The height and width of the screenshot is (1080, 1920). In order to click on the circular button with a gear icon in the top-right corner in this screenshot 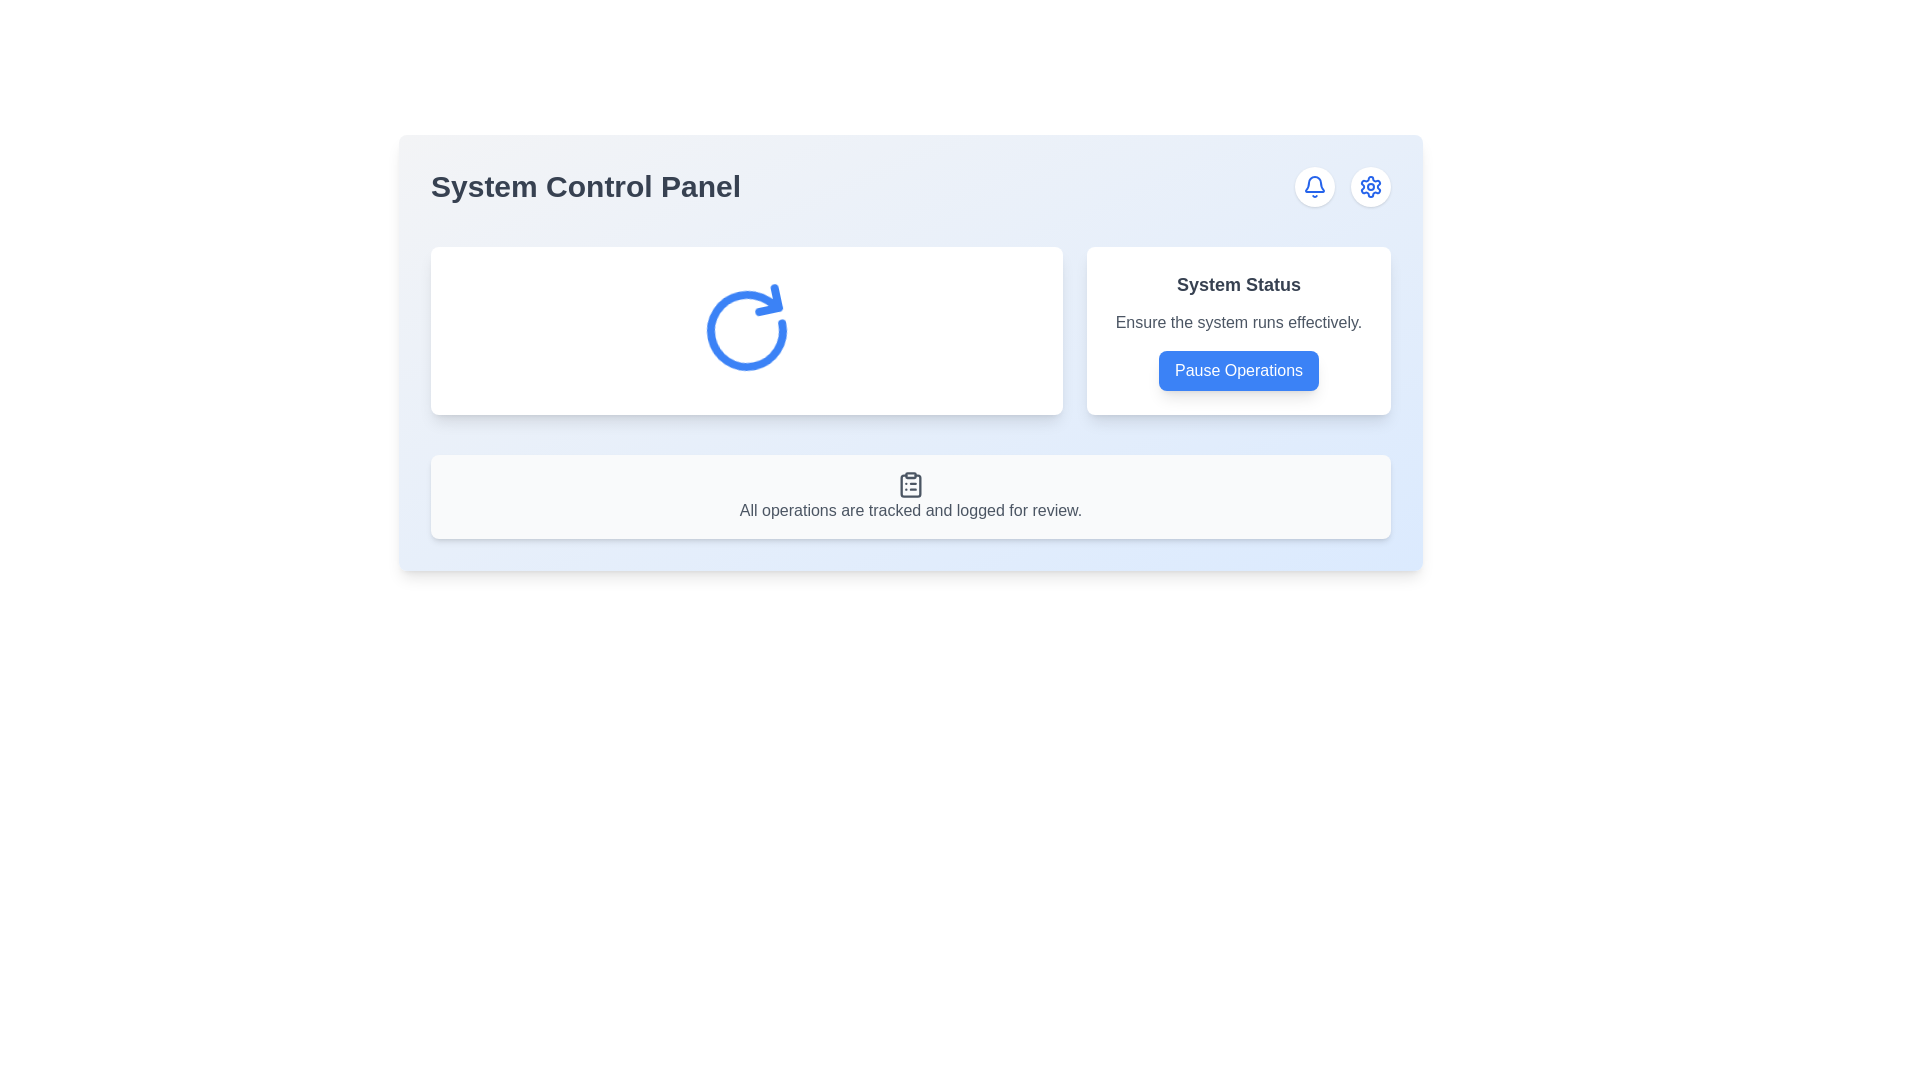, I will do `click(1370, 186)`.